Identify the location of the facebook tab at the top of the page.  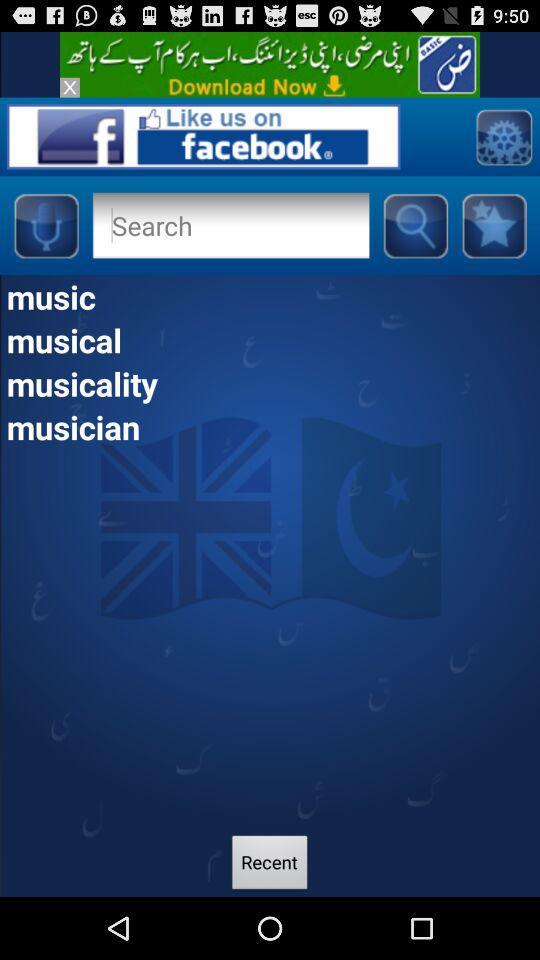
(203, 135).